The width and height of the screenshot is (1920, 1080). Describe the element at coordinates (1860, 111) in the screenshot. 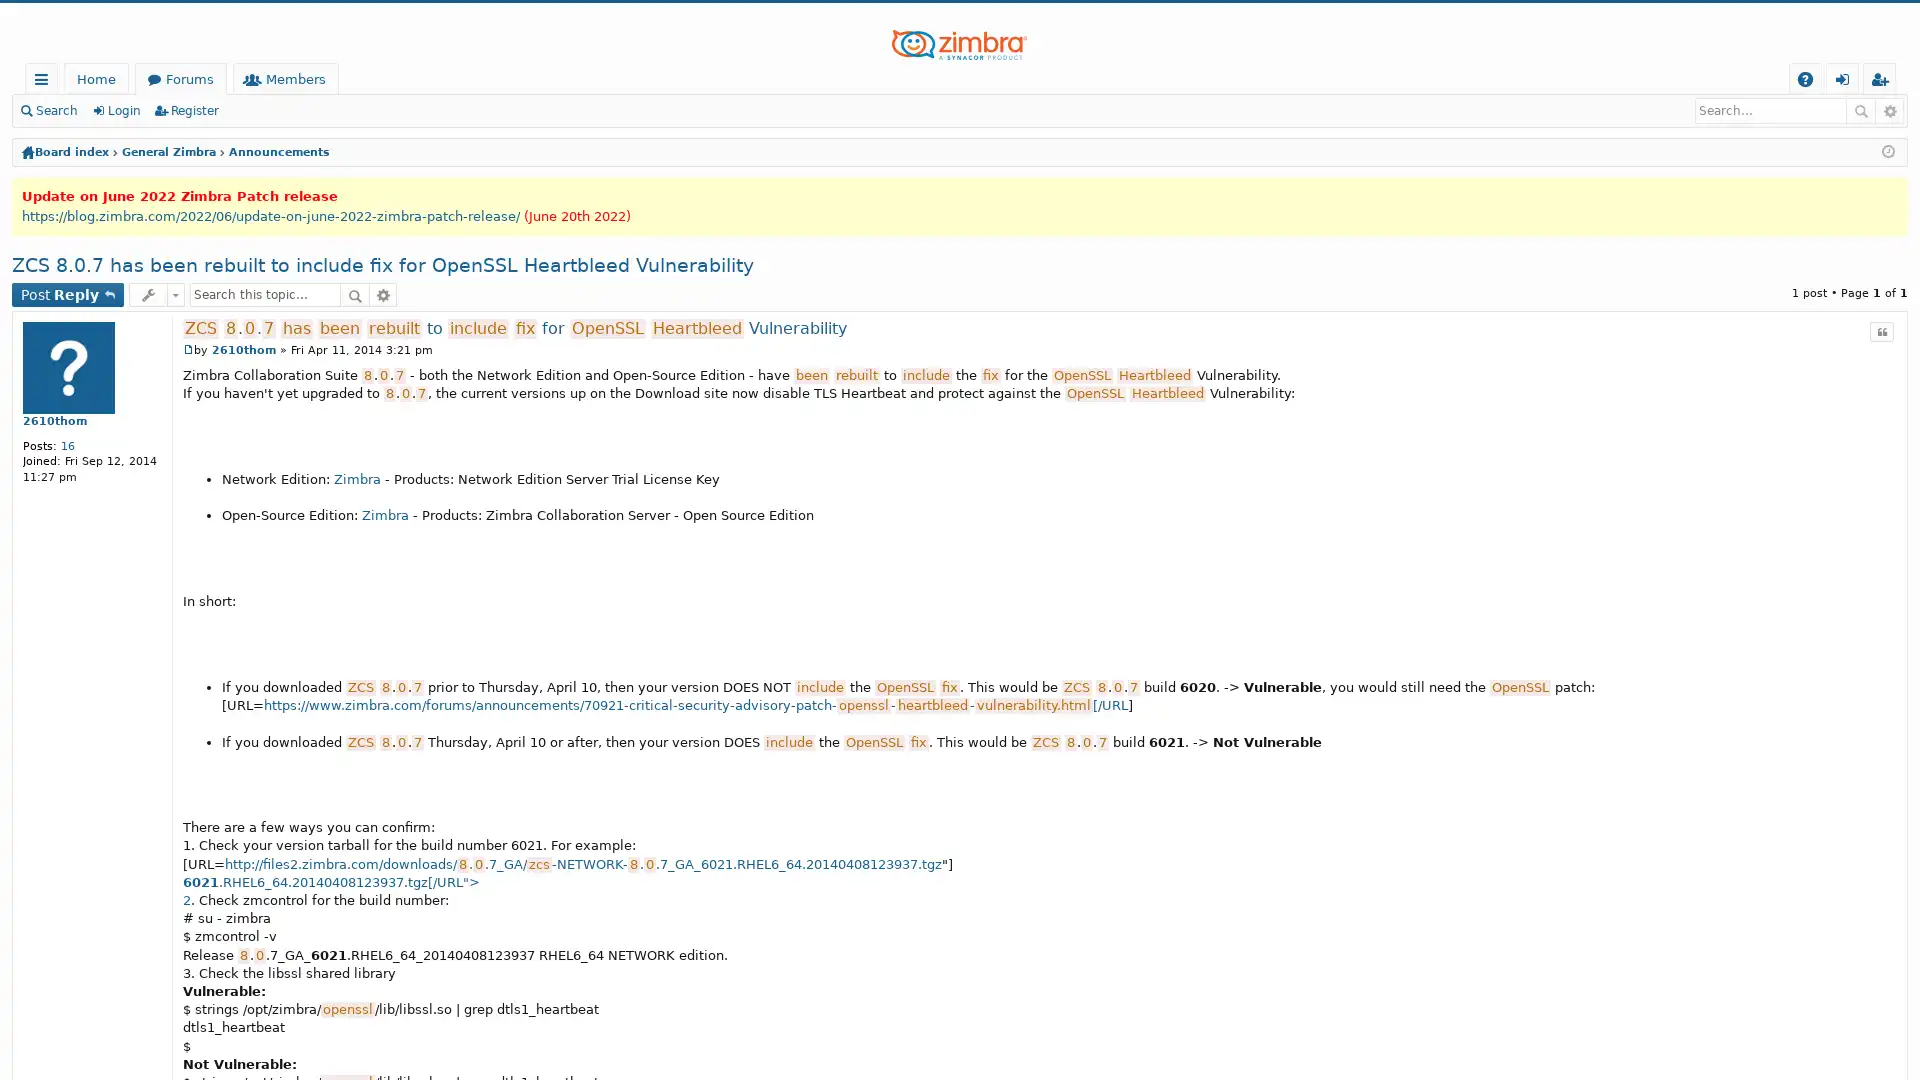

I see `Search` at that location.